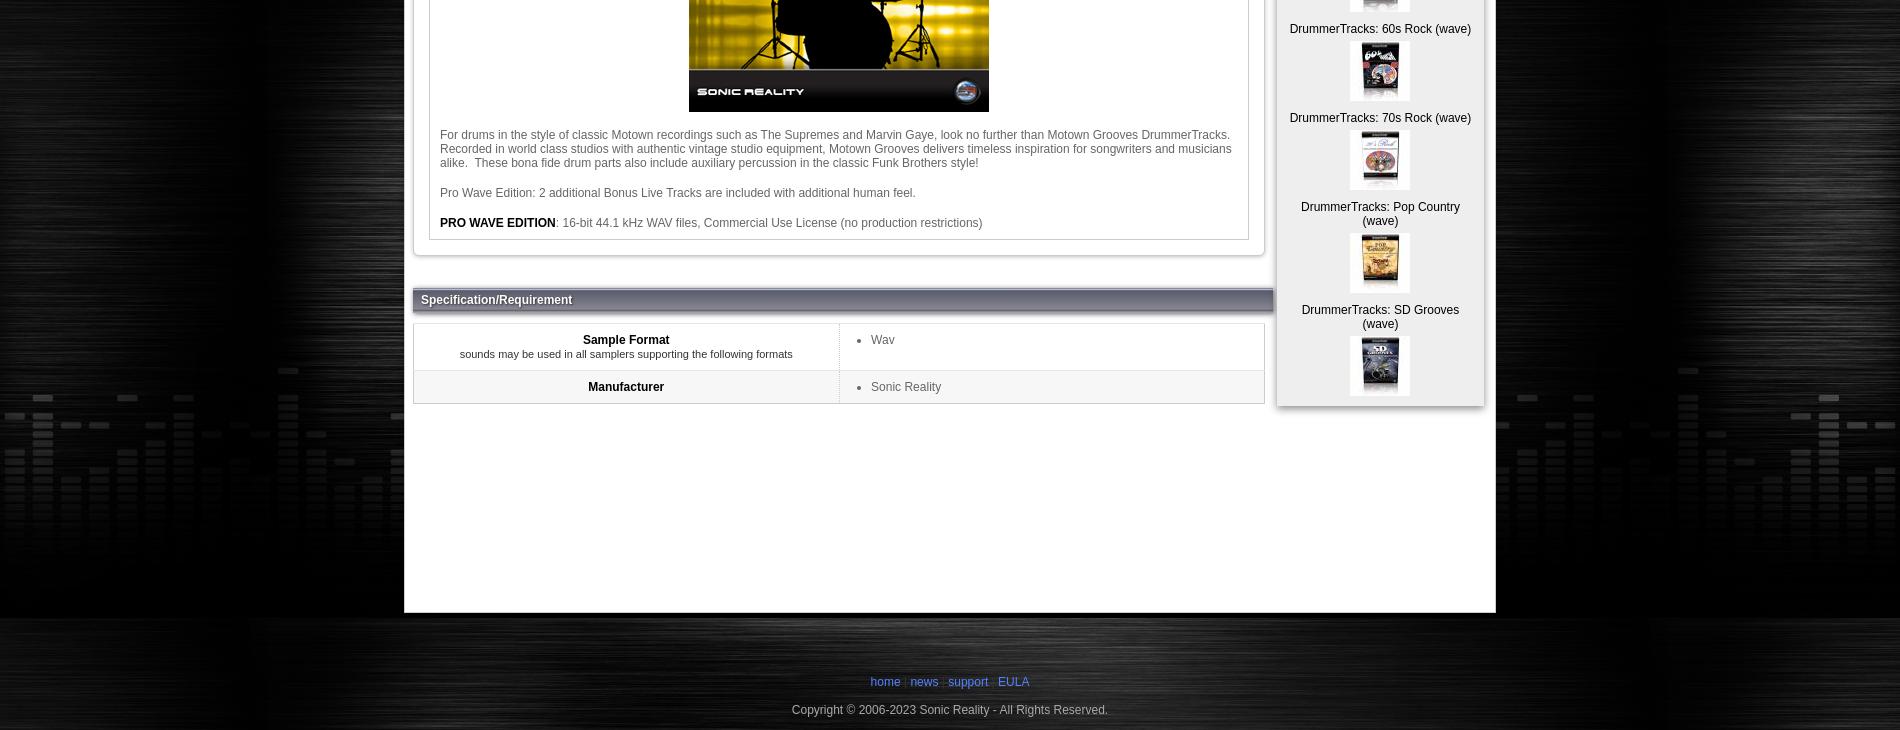  I want to click on 'DrummerTracks: Pop Country (wave)', so click(1299, 213).